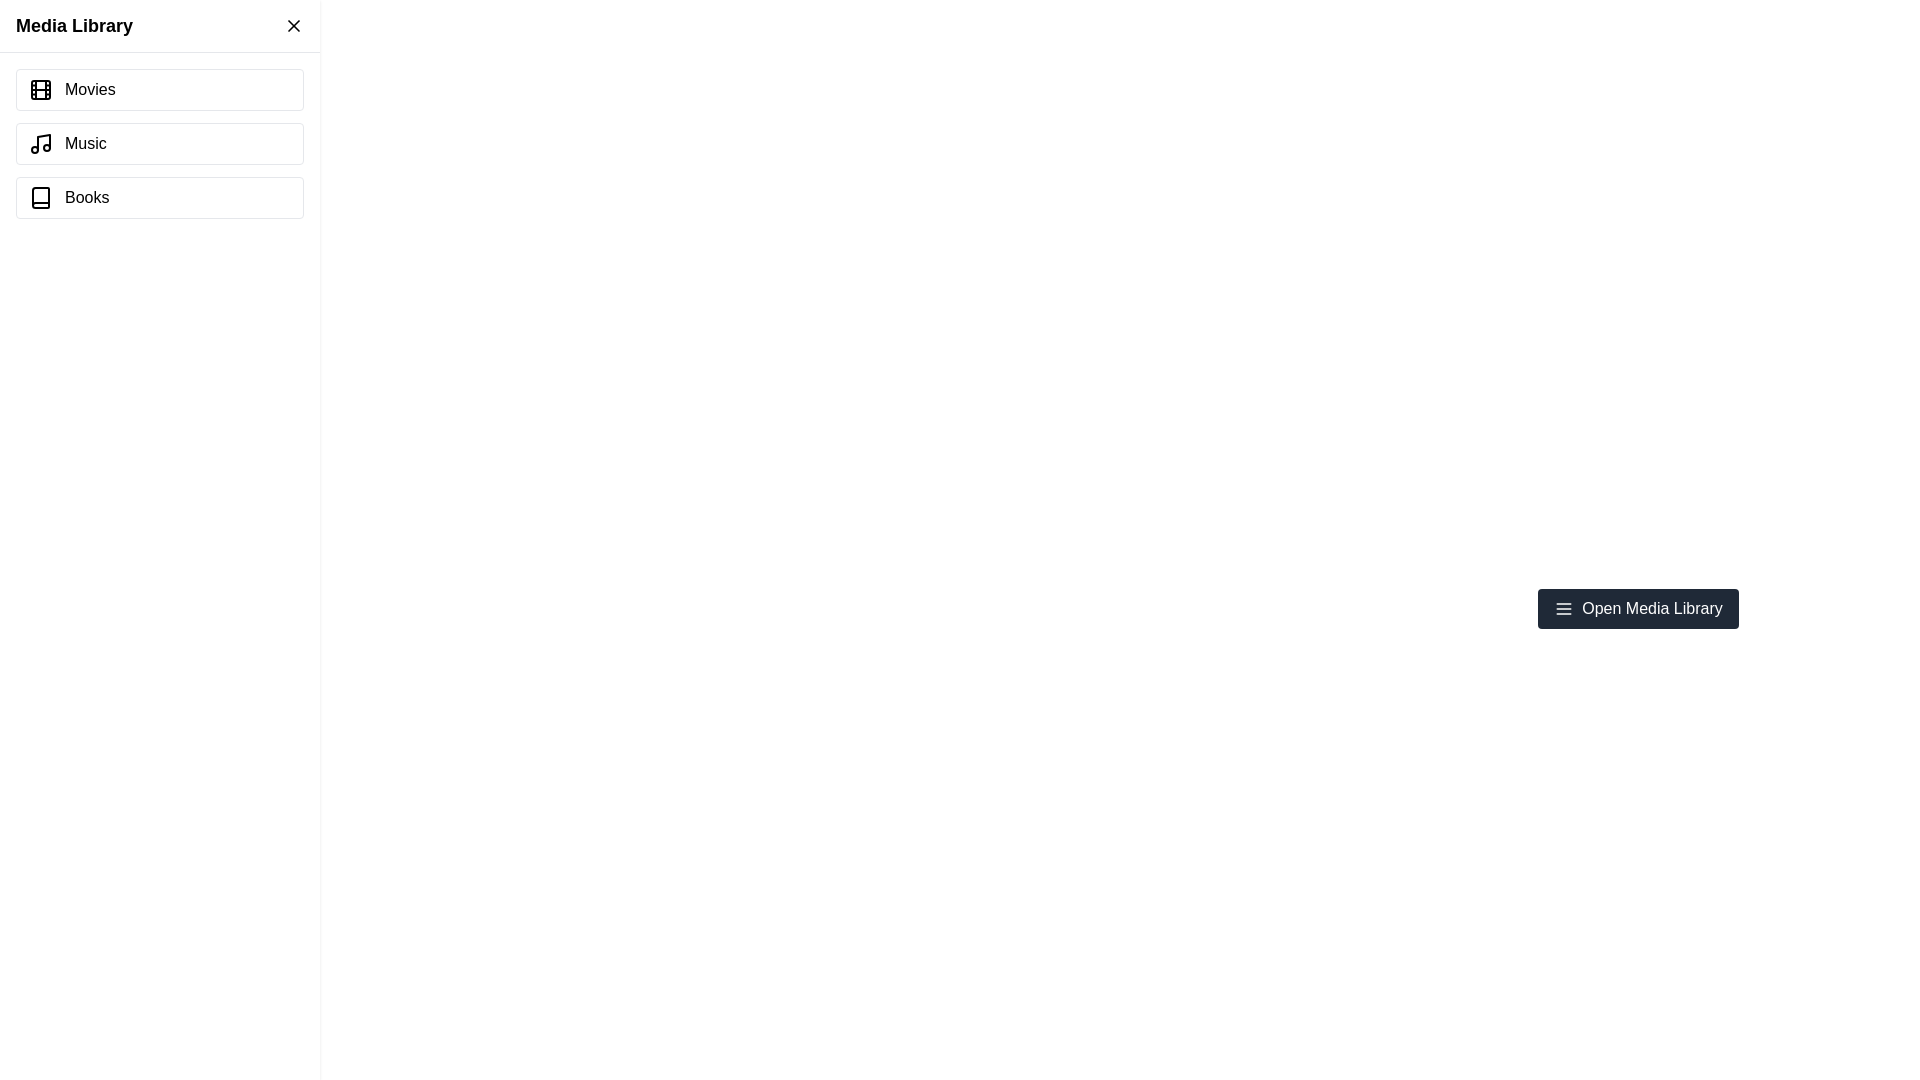 This screenshot has width=1920, height=1080. Describe the element at coordinates (292, 26) in the screenshot. I see `the close button of the Media Library Drawer to close it` at that location.